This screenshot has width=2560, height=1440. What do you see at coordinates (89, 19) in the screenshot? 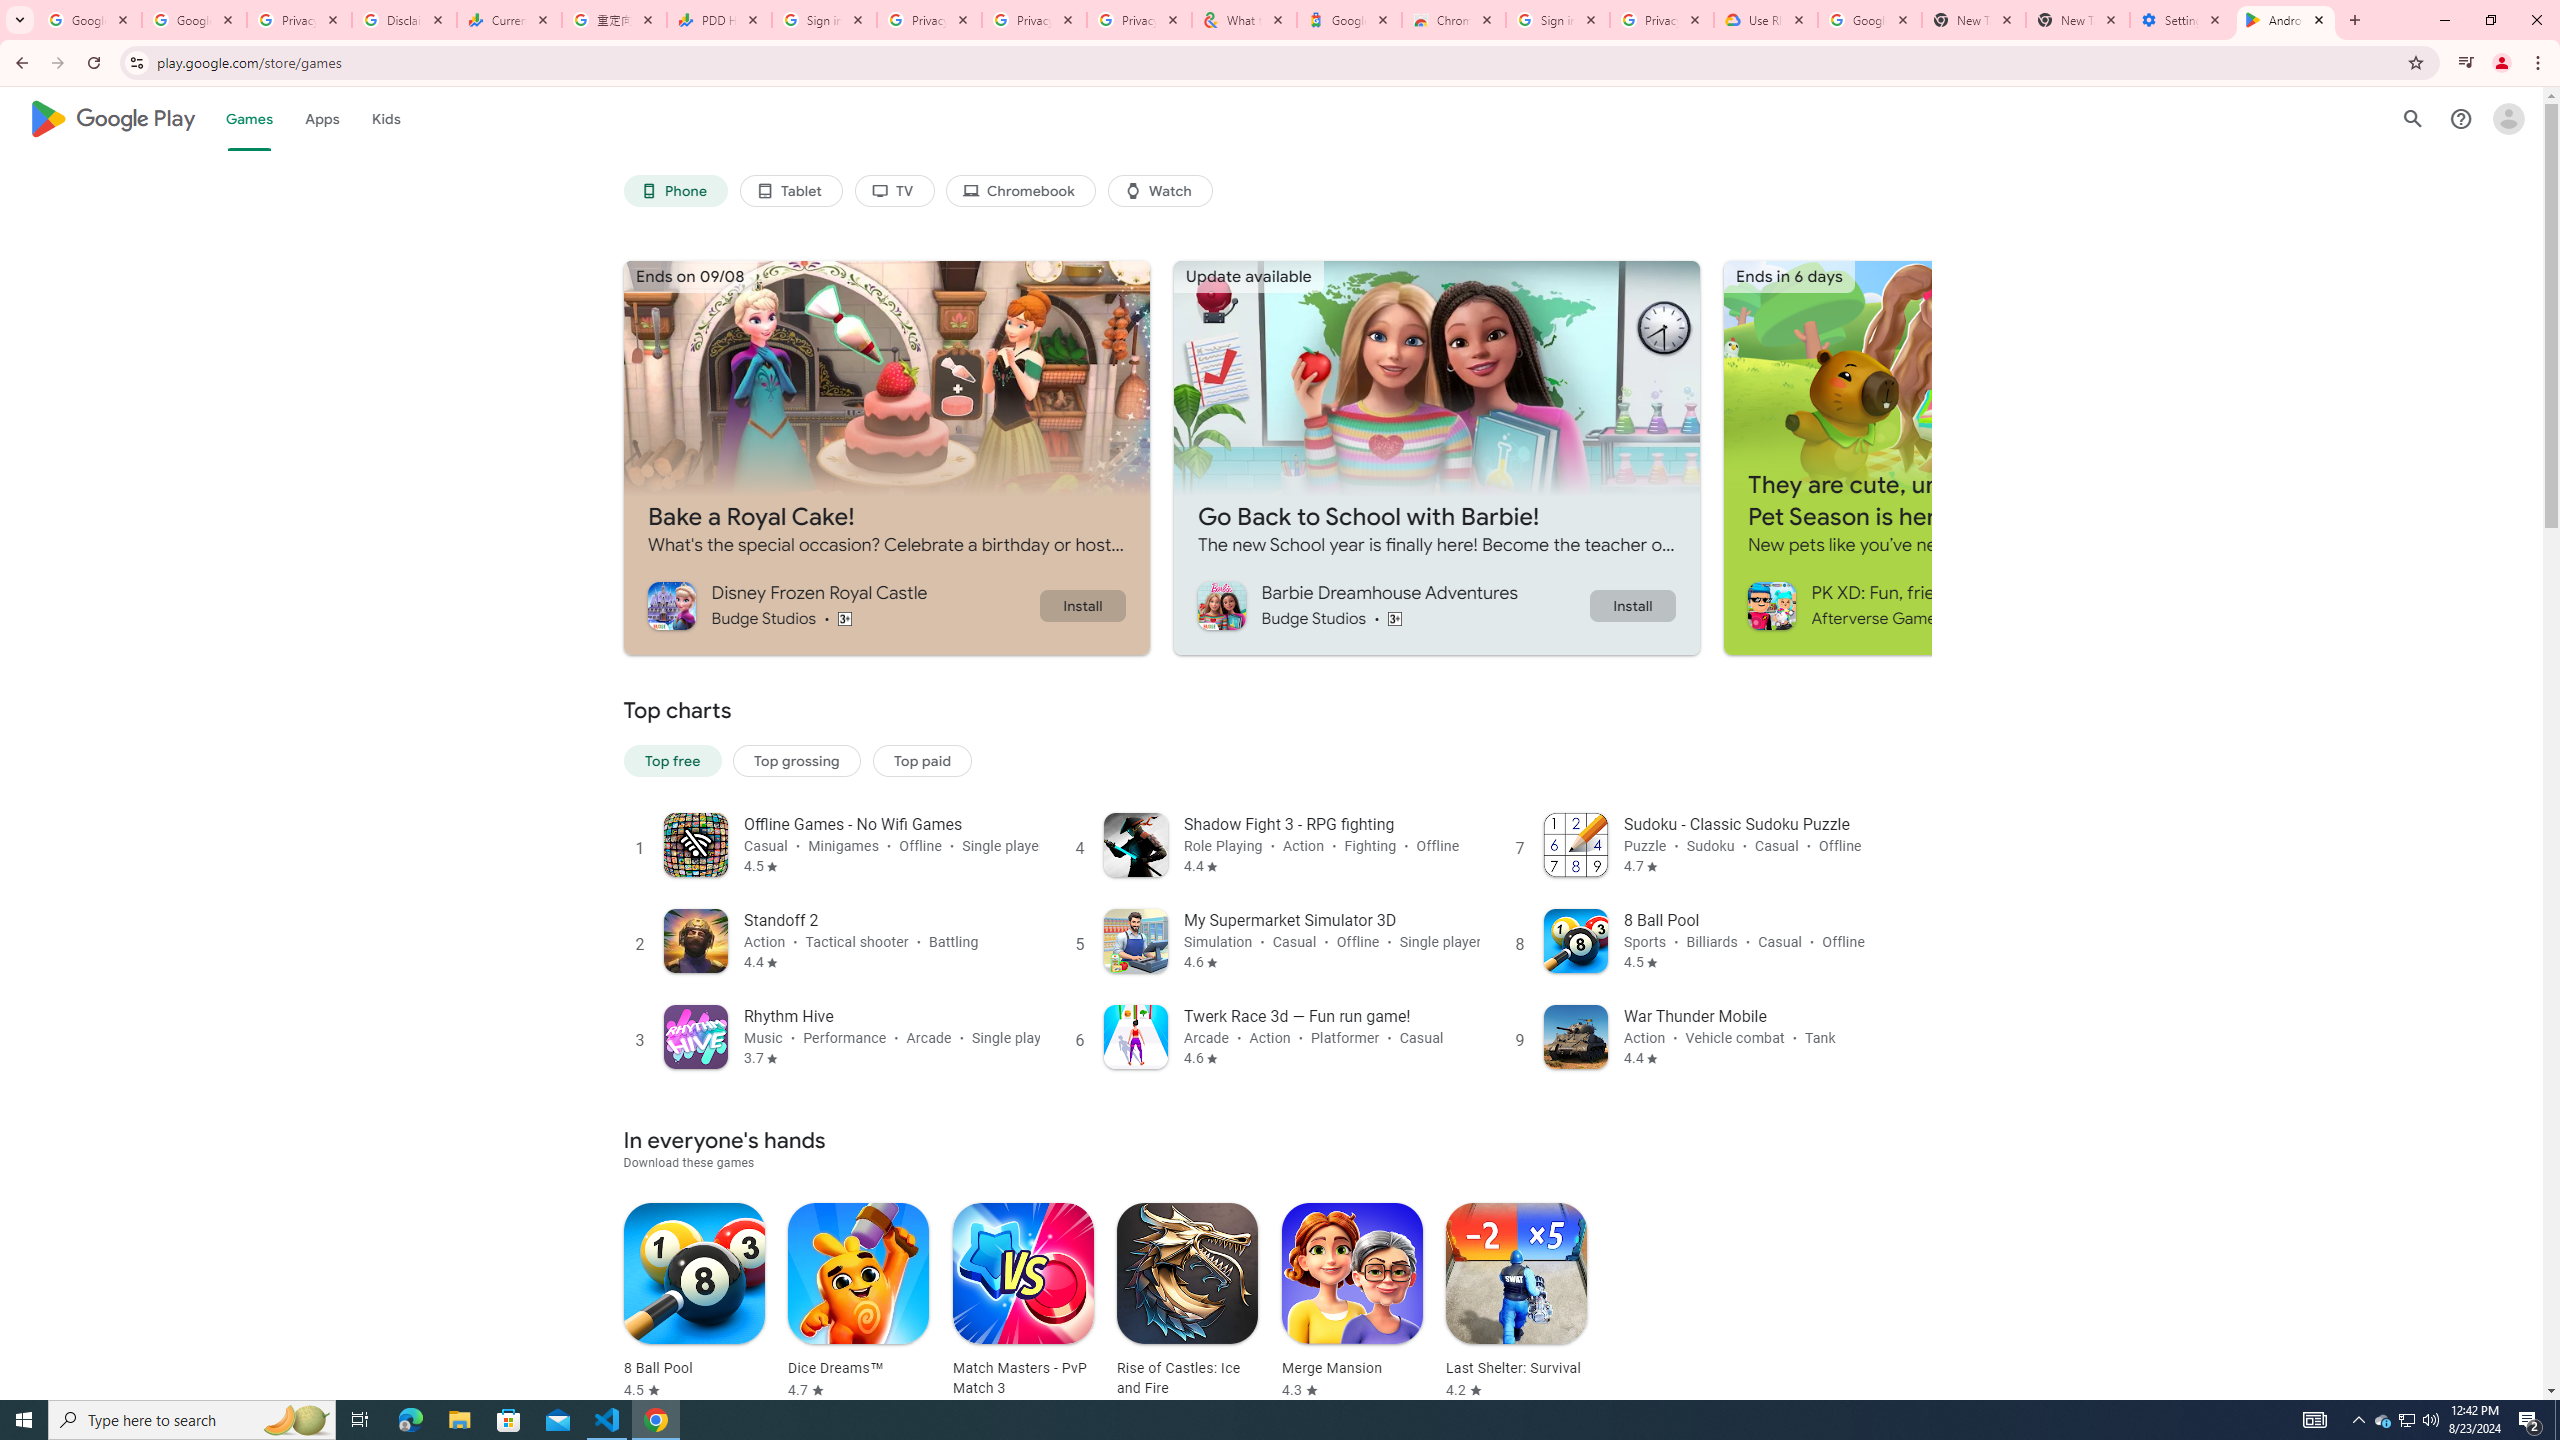
I see `'Google Workspace Admin Community'` at bounding box center [89, 19].